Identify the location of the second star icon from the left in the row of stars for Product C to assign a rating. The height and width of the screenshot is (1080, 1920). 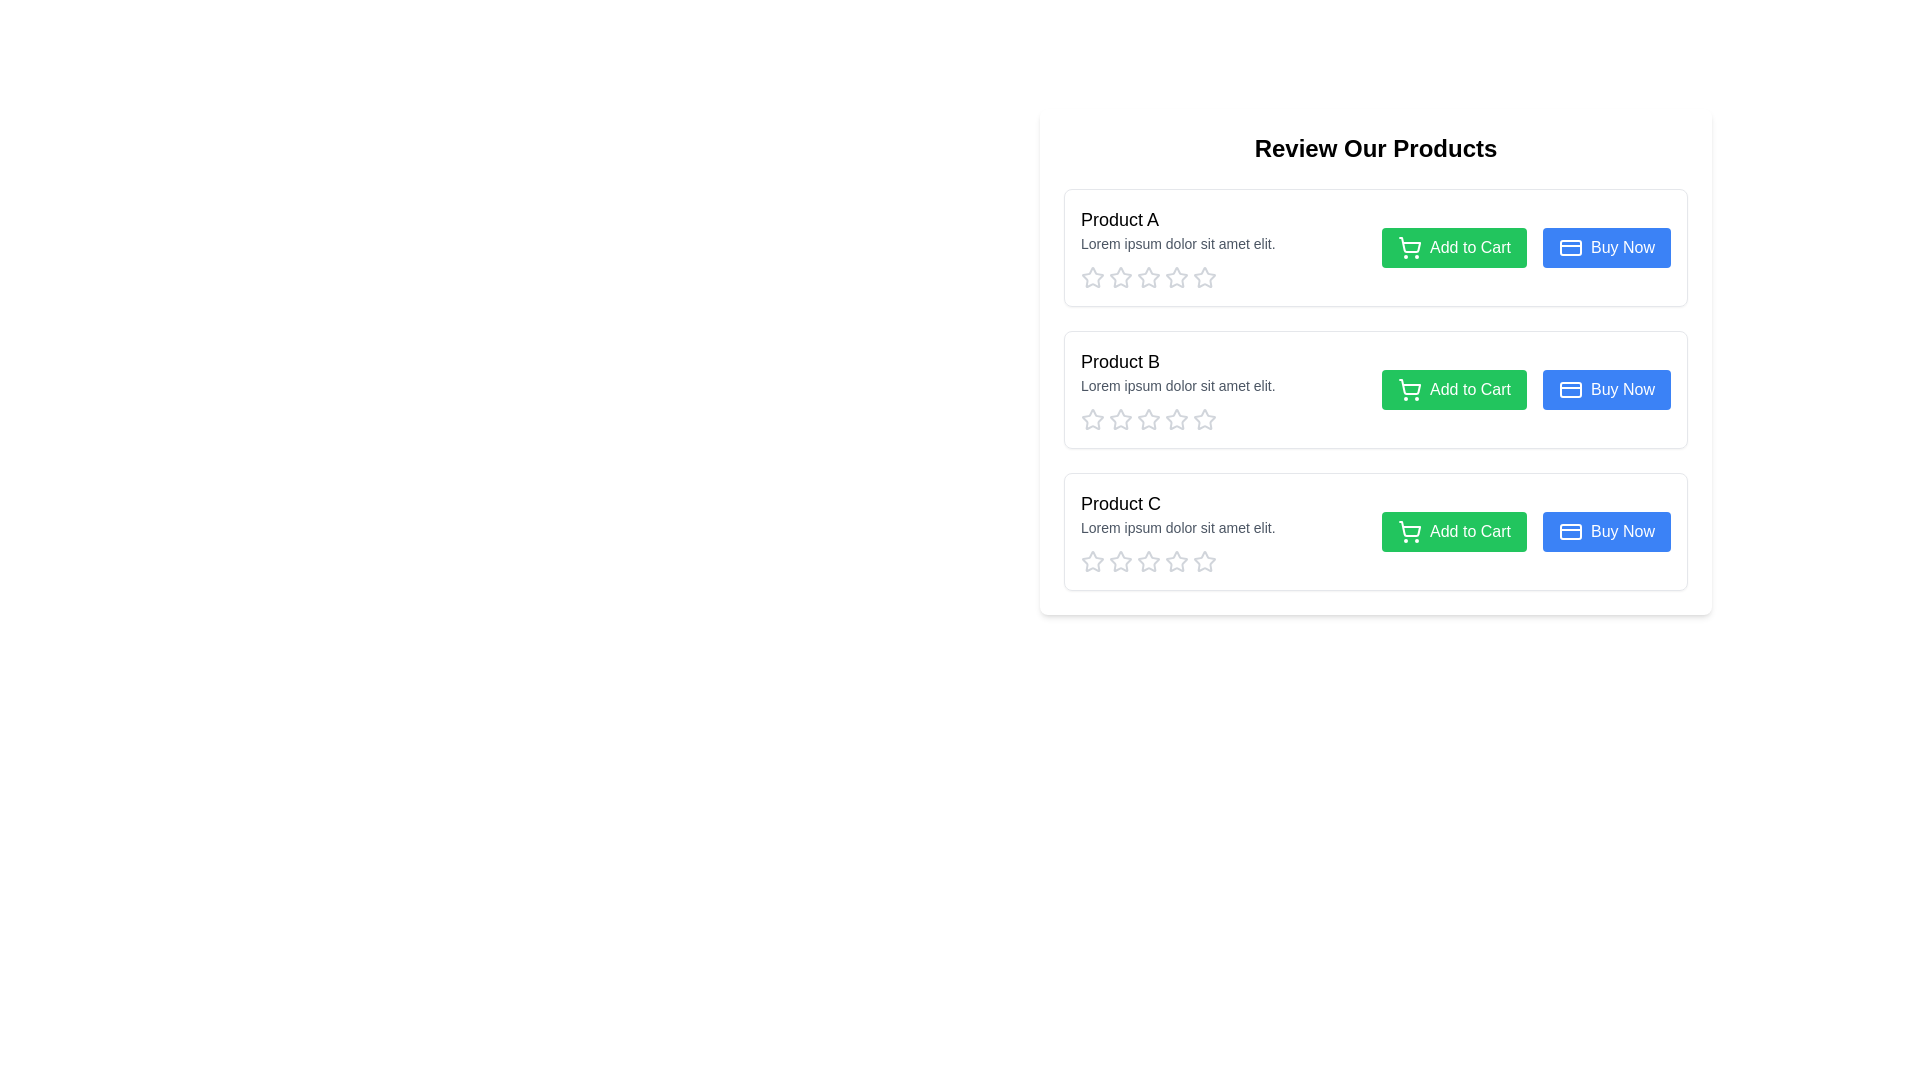
(1121, 562).